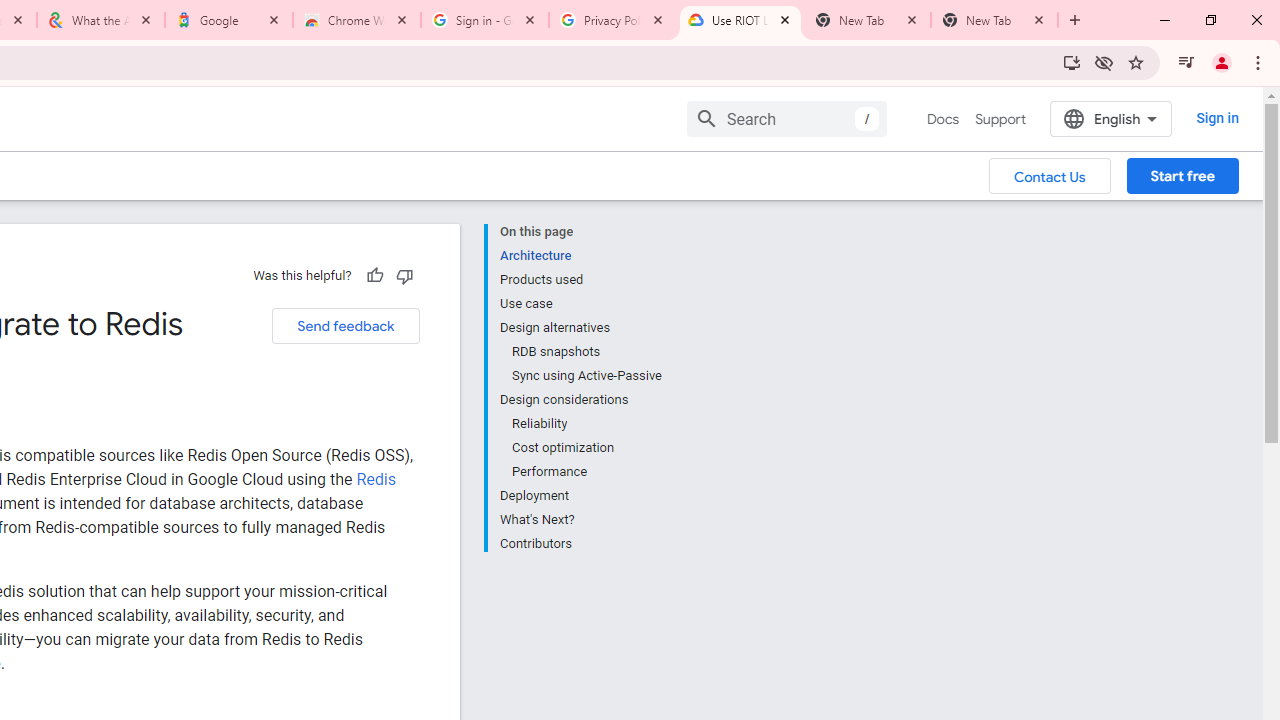  Describe the element at coordinates (941, 119) in the screenshot. I see `'Docs, selected'` at that location.